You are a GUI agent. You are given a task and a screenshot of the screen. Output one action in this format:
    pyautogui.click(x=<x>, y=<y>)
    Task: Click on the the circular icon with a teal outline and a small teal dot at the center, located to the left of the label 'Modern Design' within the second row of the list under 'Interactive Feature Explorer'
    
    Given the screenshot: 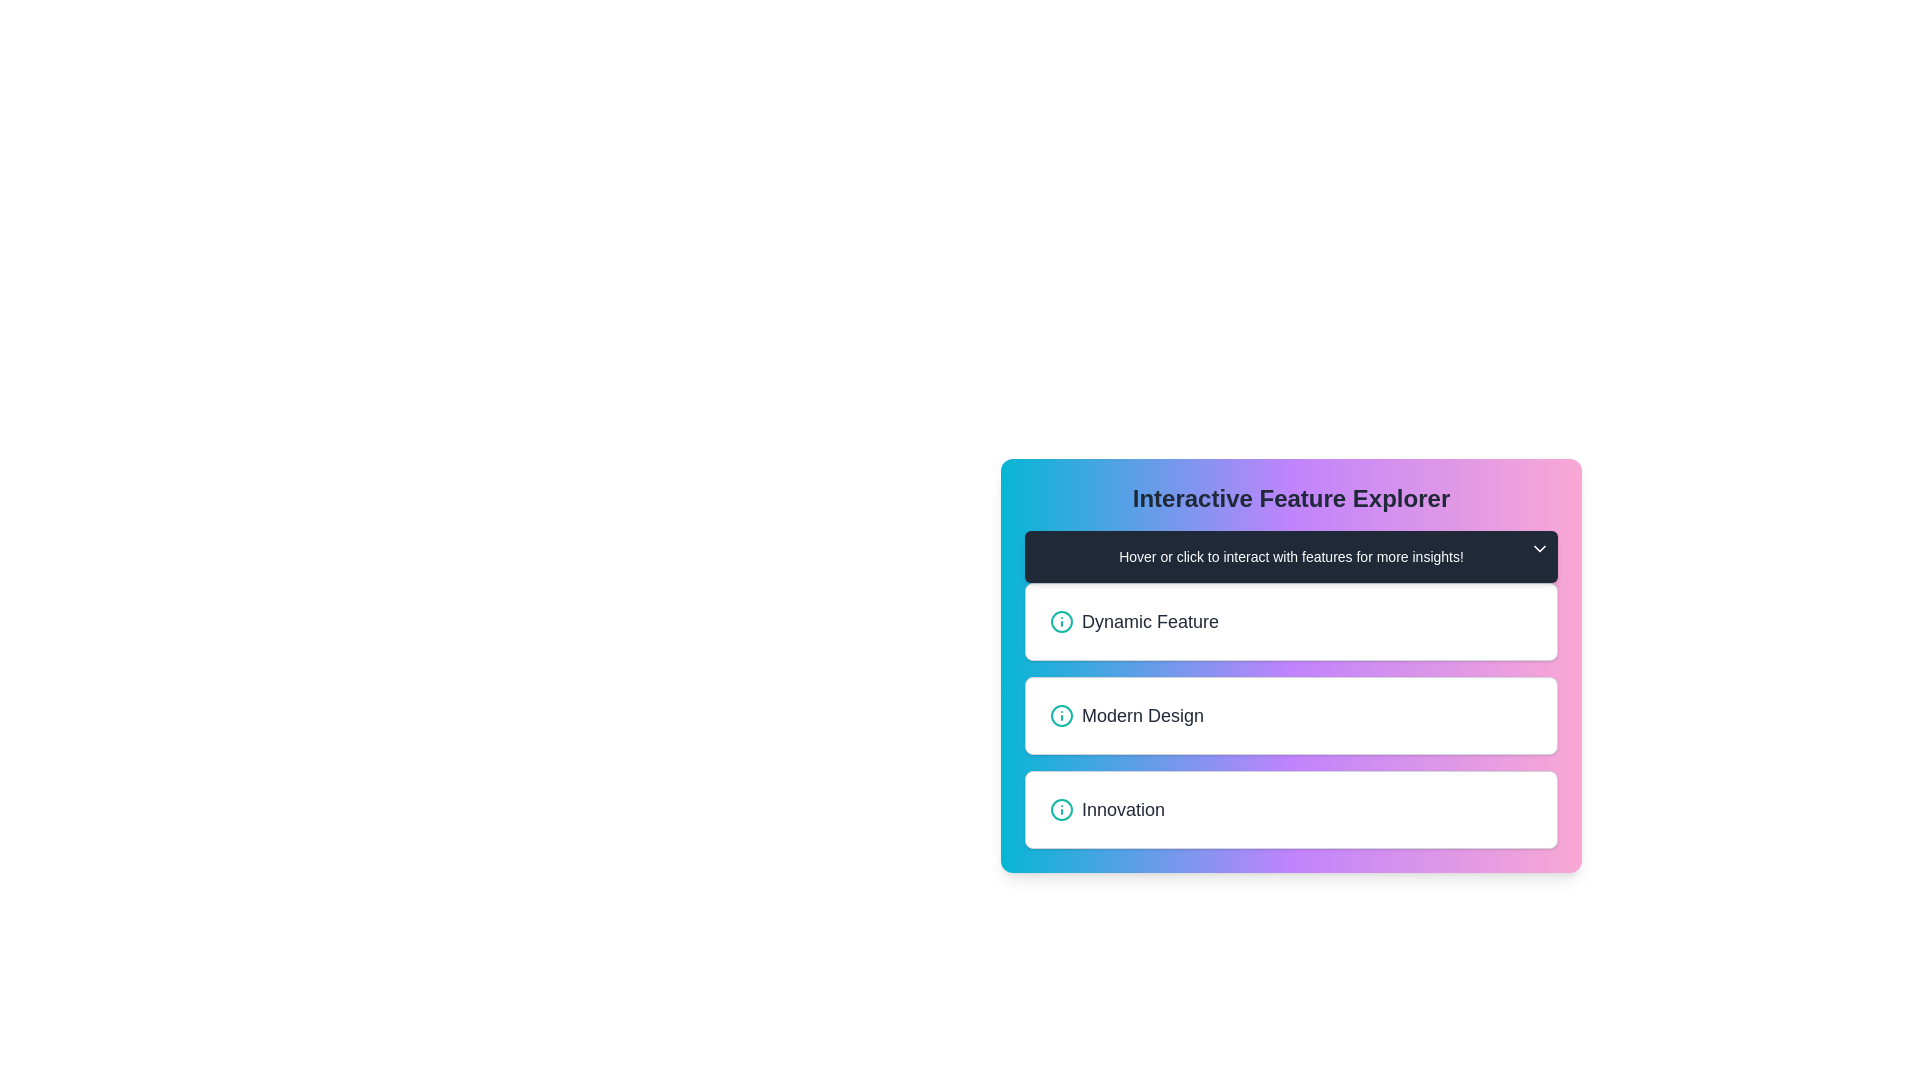 What is the action you would take?
    pyautogui.click(x=1060, y=715)
    